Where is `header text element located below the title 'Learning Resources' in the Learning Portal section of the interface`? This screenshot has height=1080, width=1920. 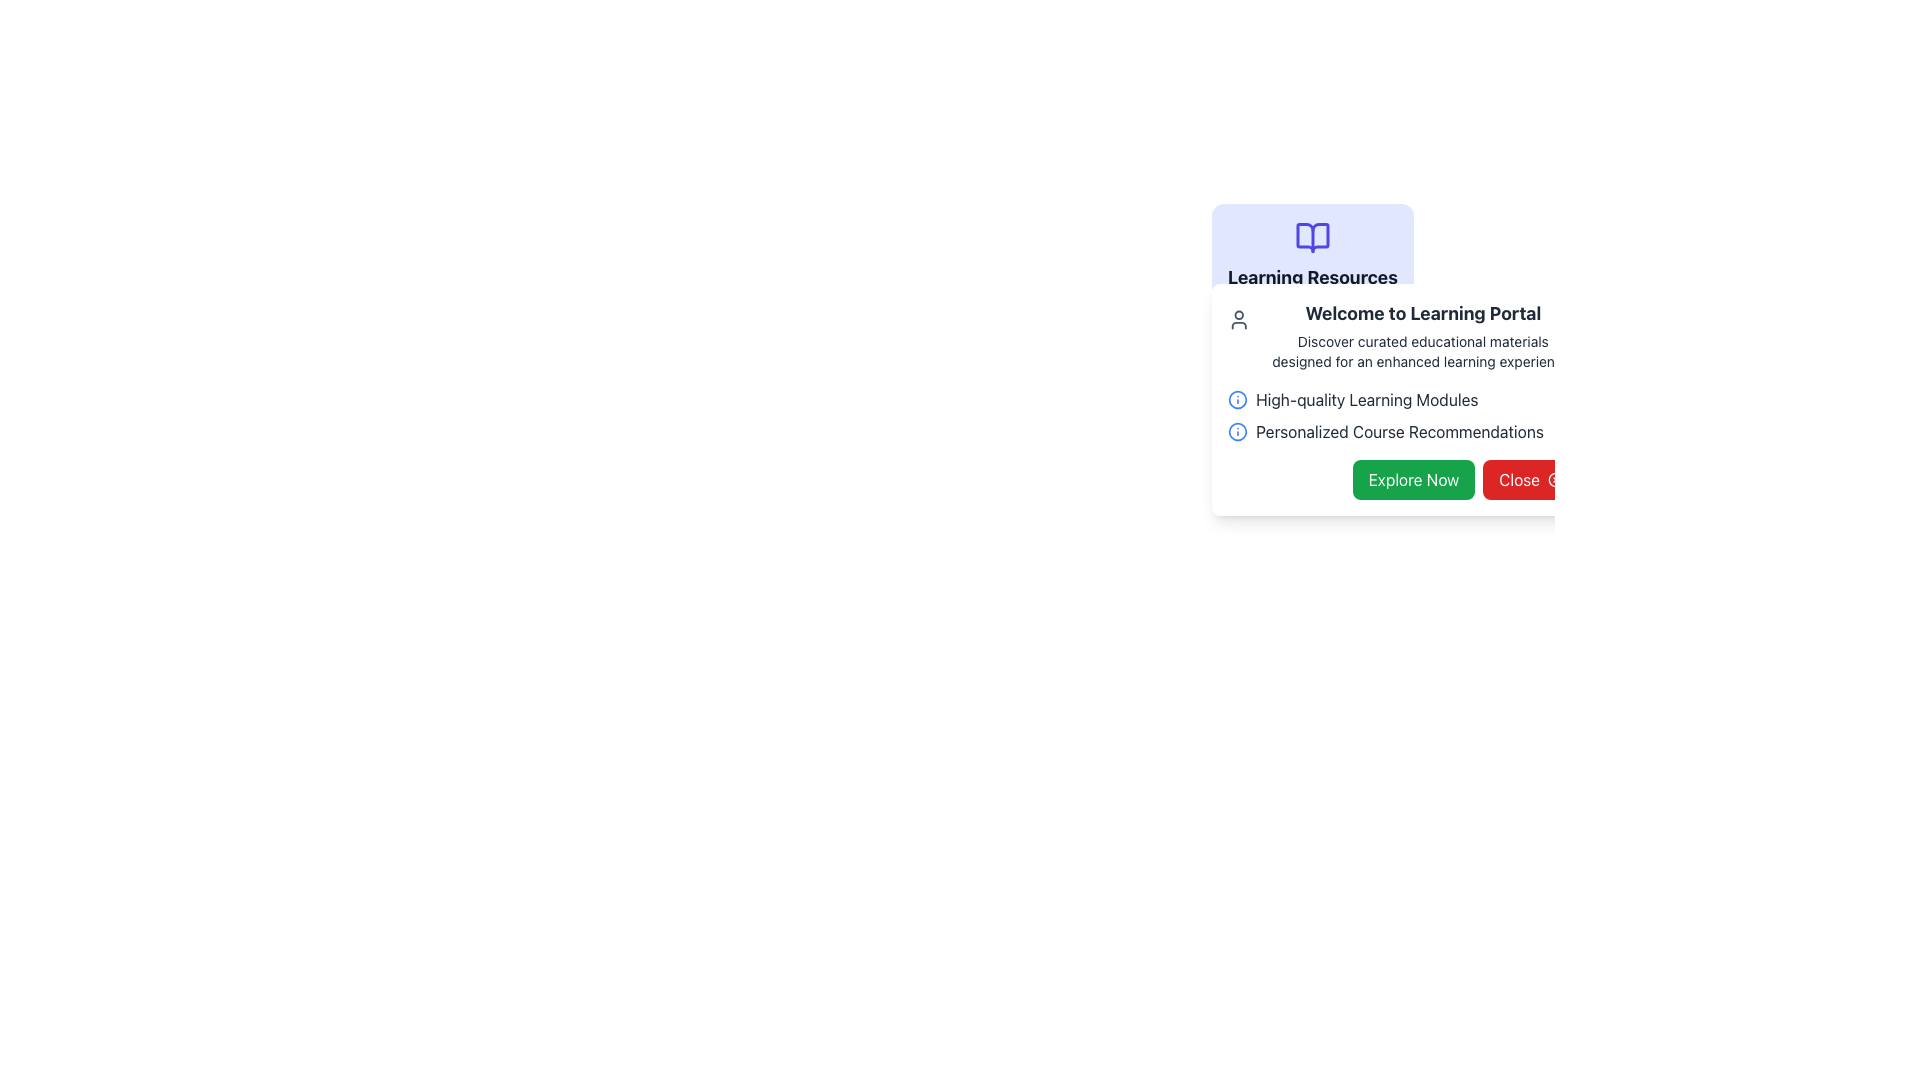
header text element located below the title 'Learning Resources' in the Learning Portal section of the interface is located at coordinates (1422, 313).